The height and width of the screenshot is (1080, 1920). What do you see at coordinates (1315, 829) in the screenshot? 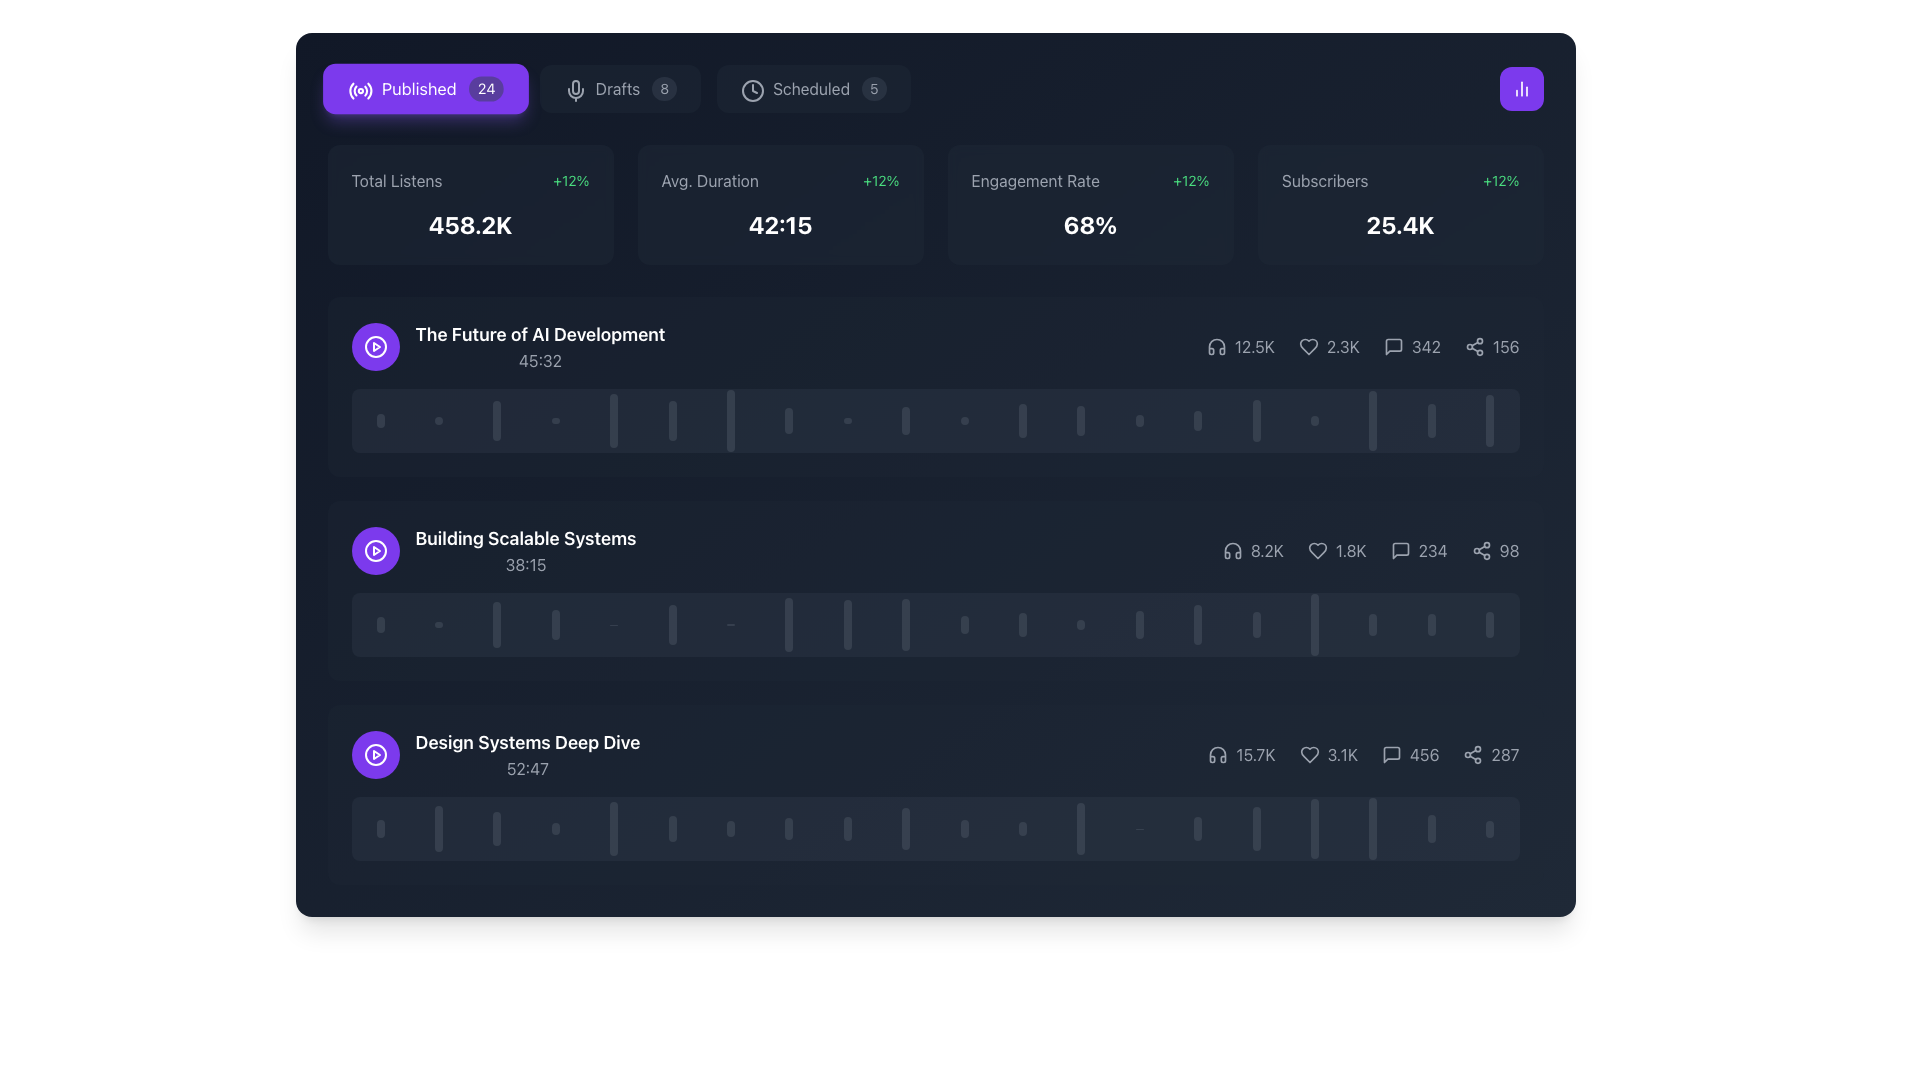
I see `the 17th vertical histogram bar in the group, which represents a specific metric within the progress tracker` at bounding box center [1315, 829].